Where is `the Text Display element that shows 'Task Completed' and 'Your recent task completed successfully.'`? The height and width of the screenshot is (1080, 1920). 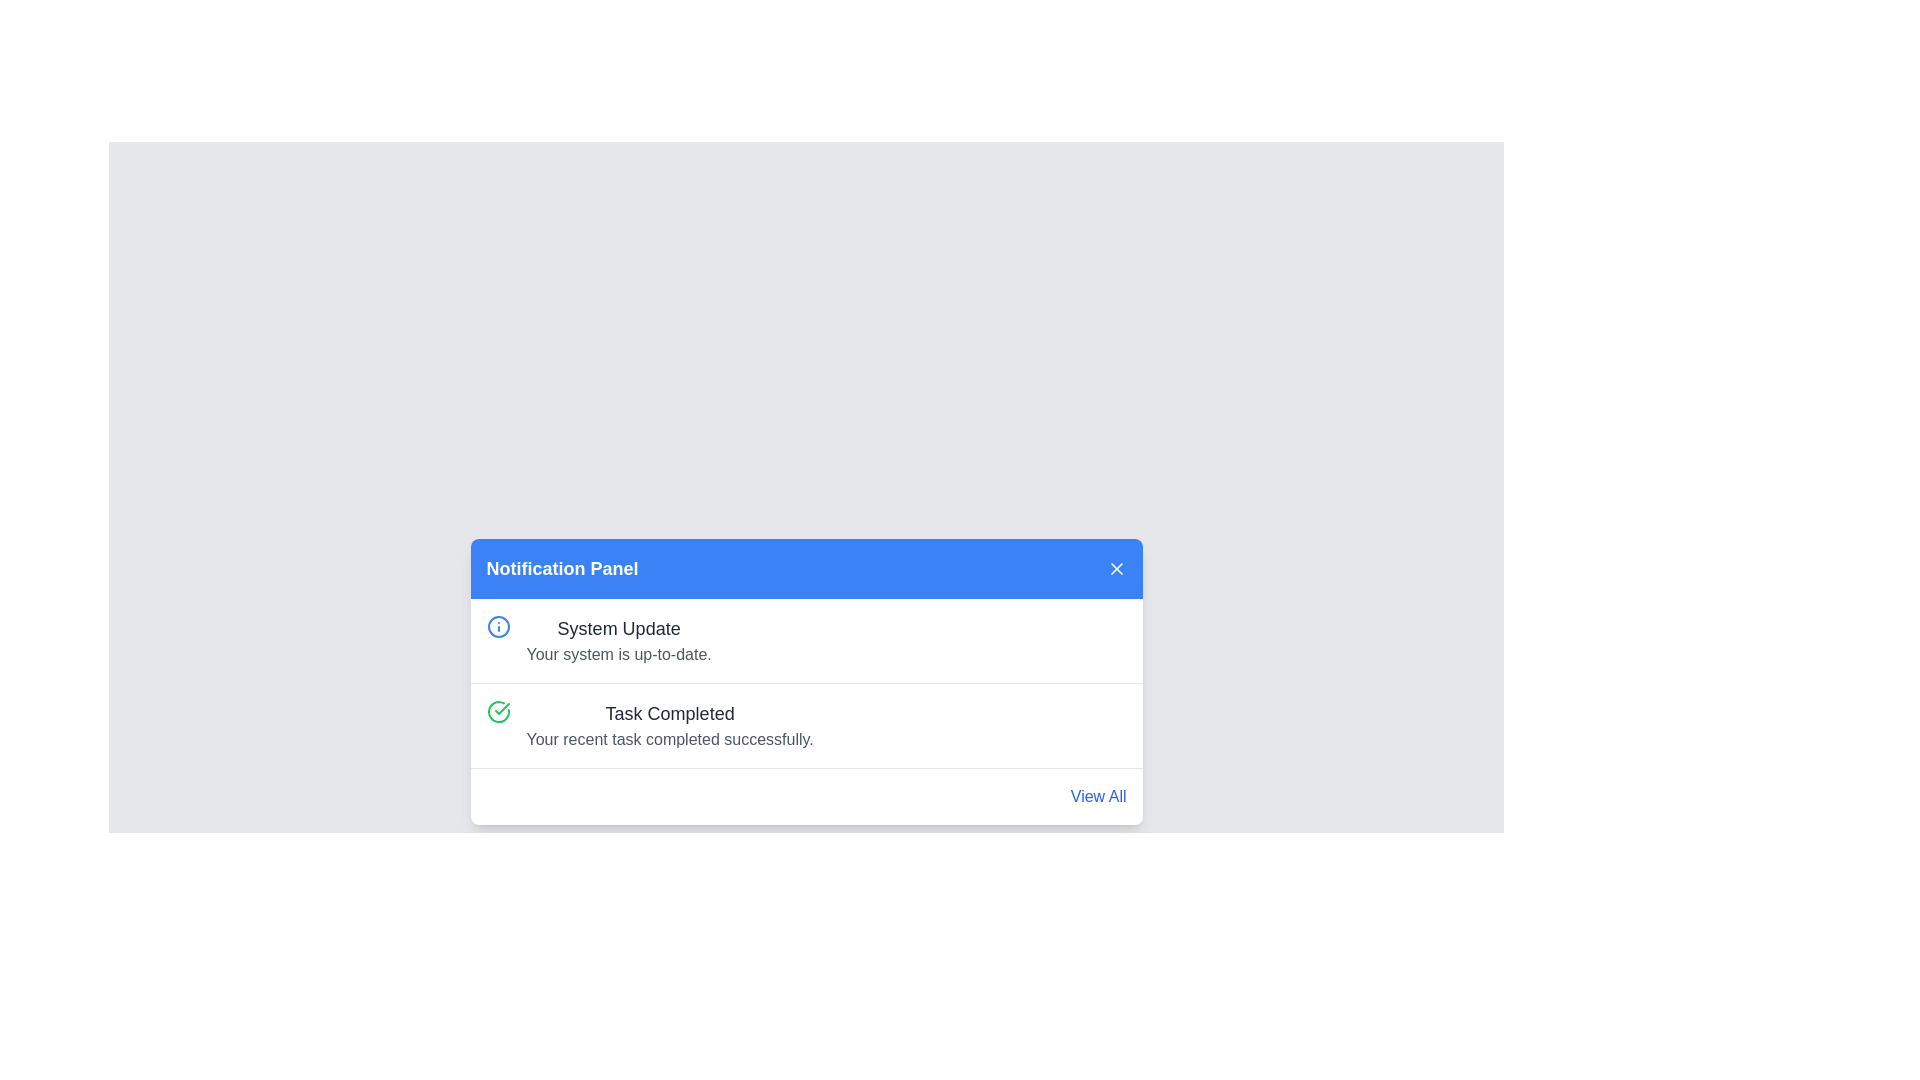
the Text Display element that shows 'Task Completed' and 'Your recent task completed successfully.' is located at coordinates (670, 725).